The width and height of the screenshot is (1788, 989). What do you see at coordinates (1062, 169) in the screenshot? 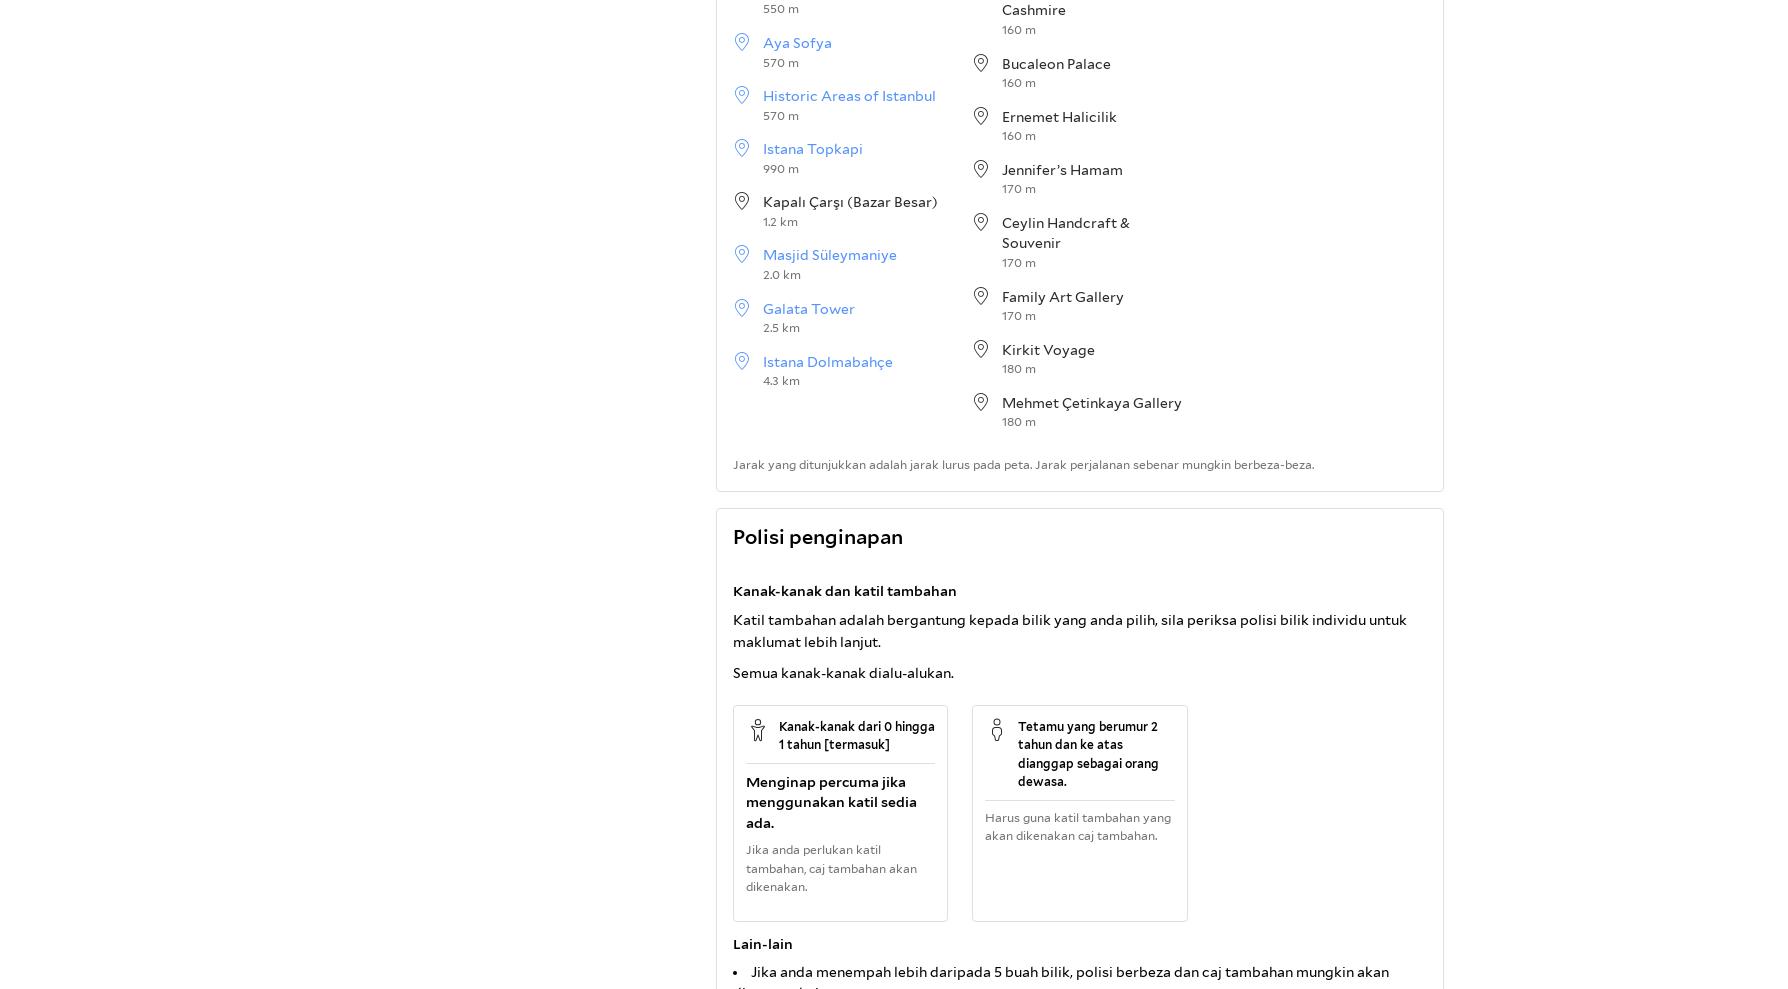
I see `'Jennifer’s Hamam'` at bounding box center [1062, 169].